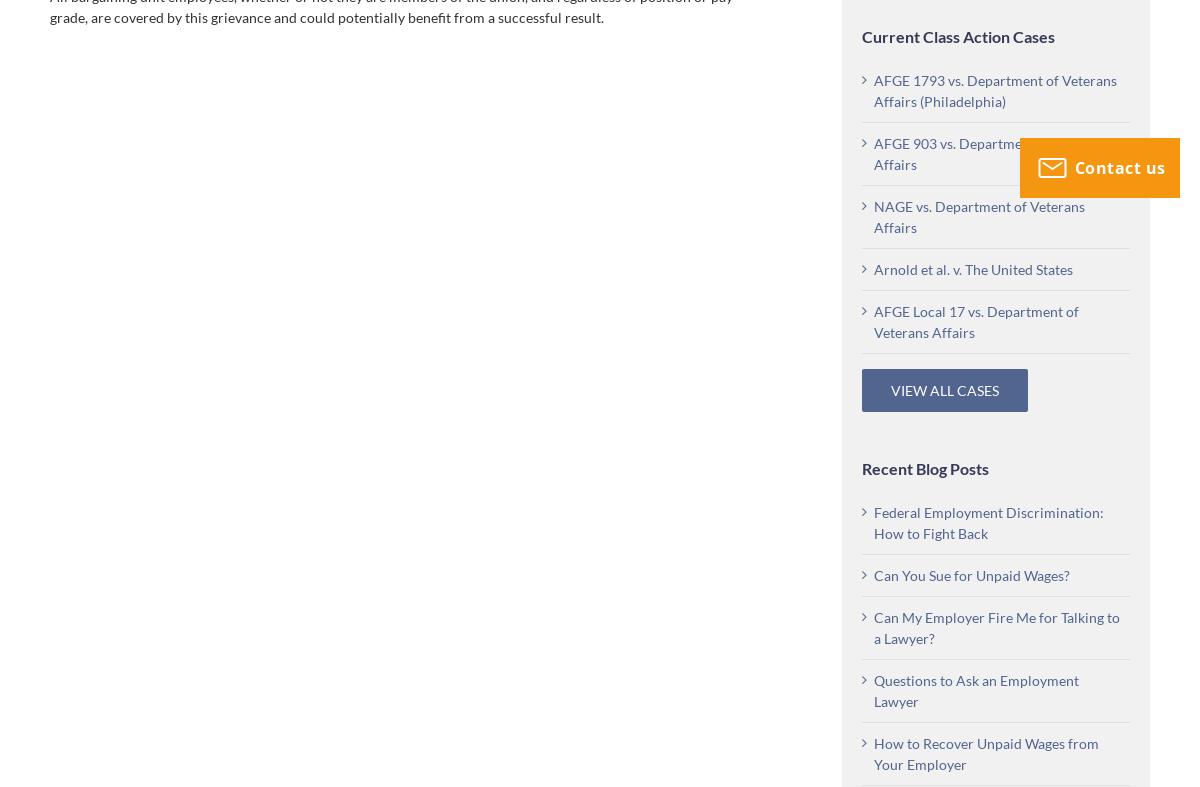 The image size is (1200, 787). I want to click on 'Arnold et al. v. The United States', so click(872, 267).